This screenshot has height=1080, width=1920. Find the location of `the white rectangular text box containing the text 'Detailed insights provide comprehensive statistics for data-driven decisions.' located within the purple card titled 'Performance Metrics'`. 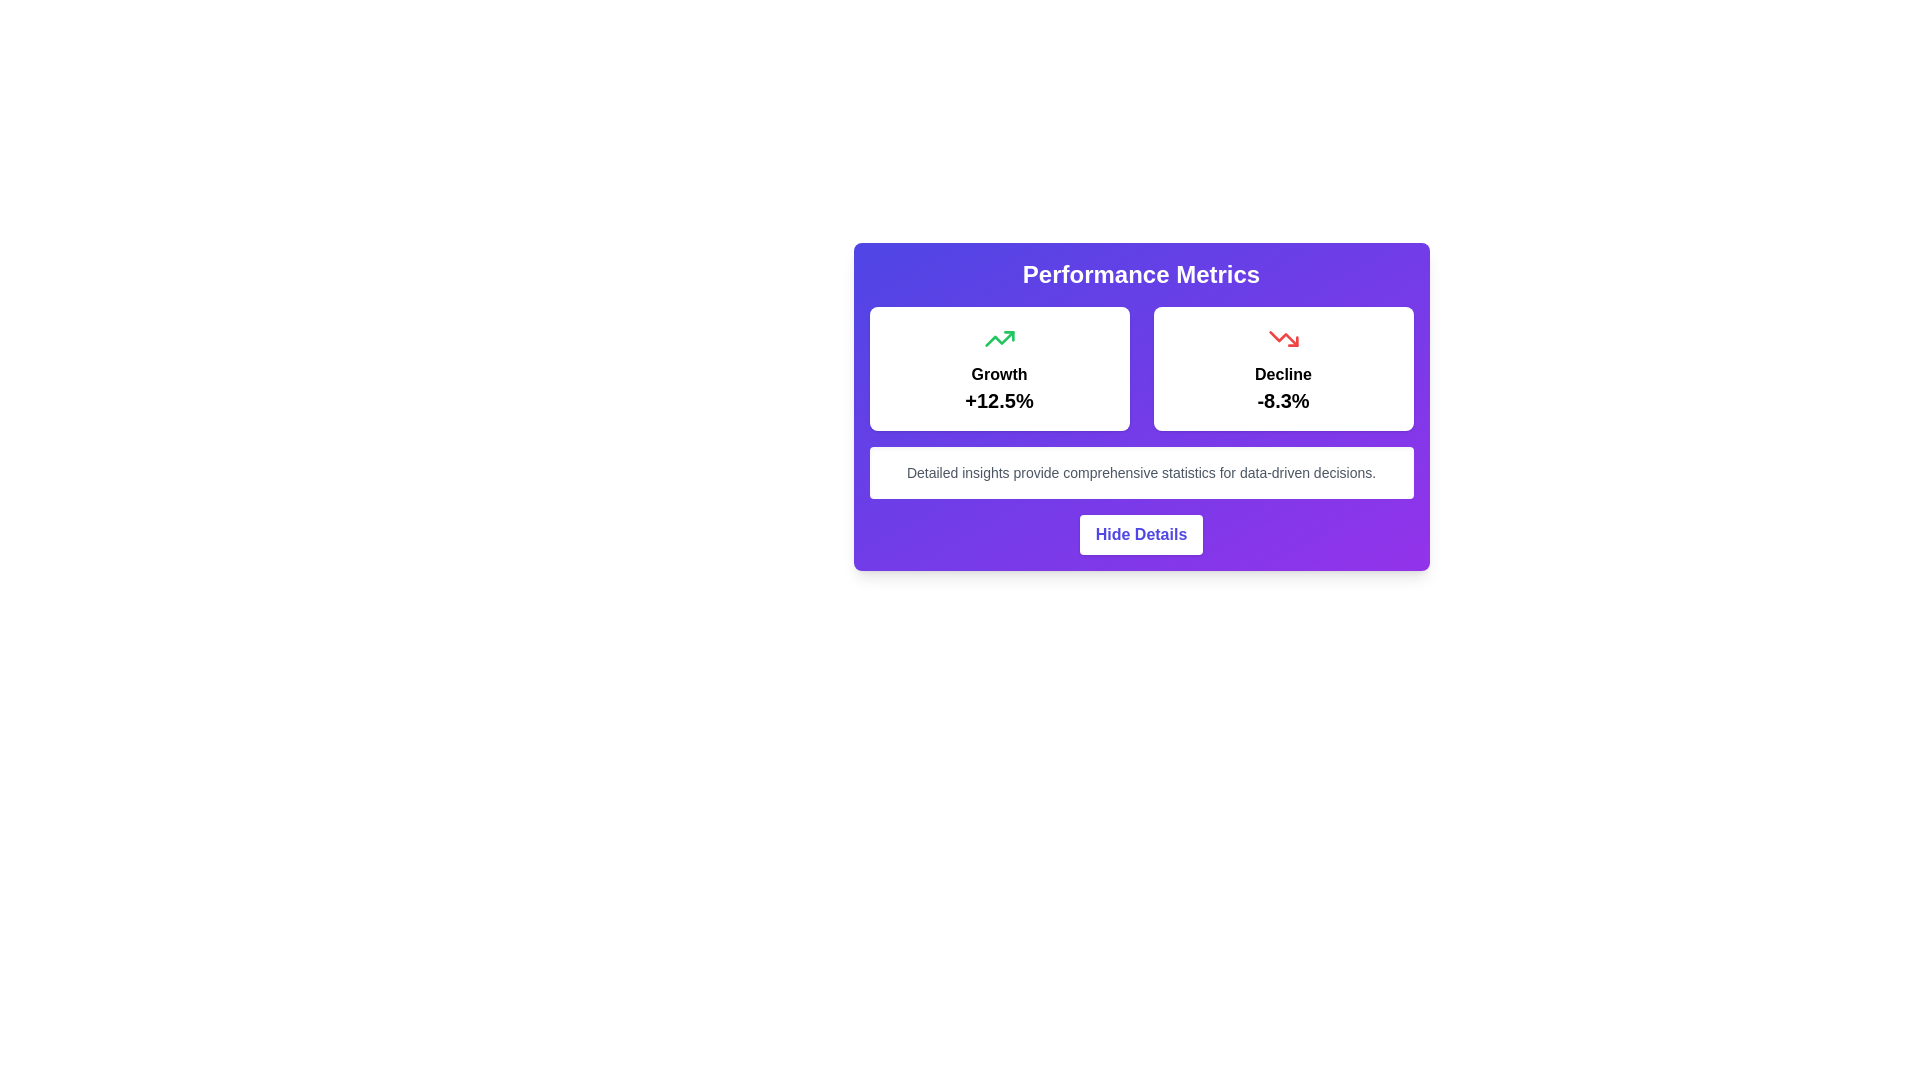

the white rectangular text box containing the text 'Detailed insights provide comprehensive statistics for data-driven decisions.' located within the purple card titled 'Performance Metrics' is located at coordinates (1141, 473).